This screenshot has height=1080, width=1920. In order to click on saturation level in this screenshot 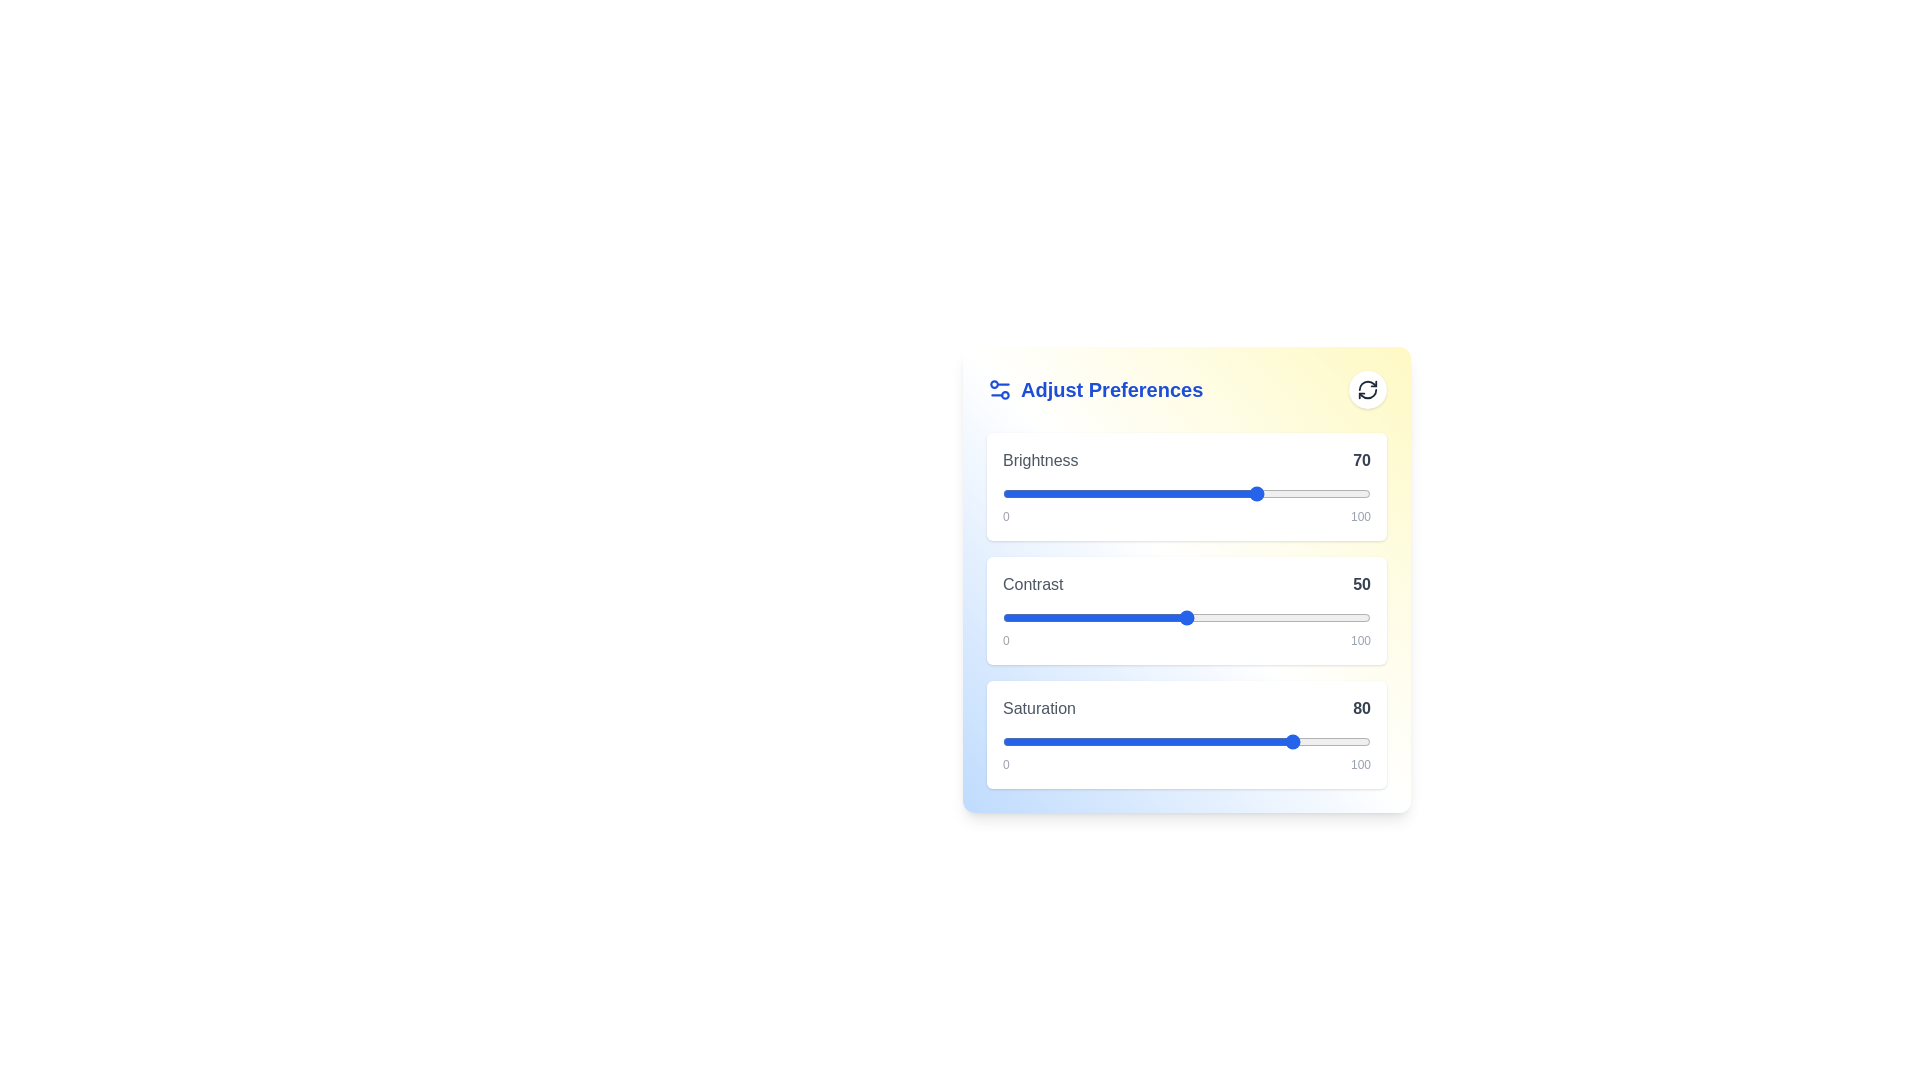, I will do `click(1326, 741)`.